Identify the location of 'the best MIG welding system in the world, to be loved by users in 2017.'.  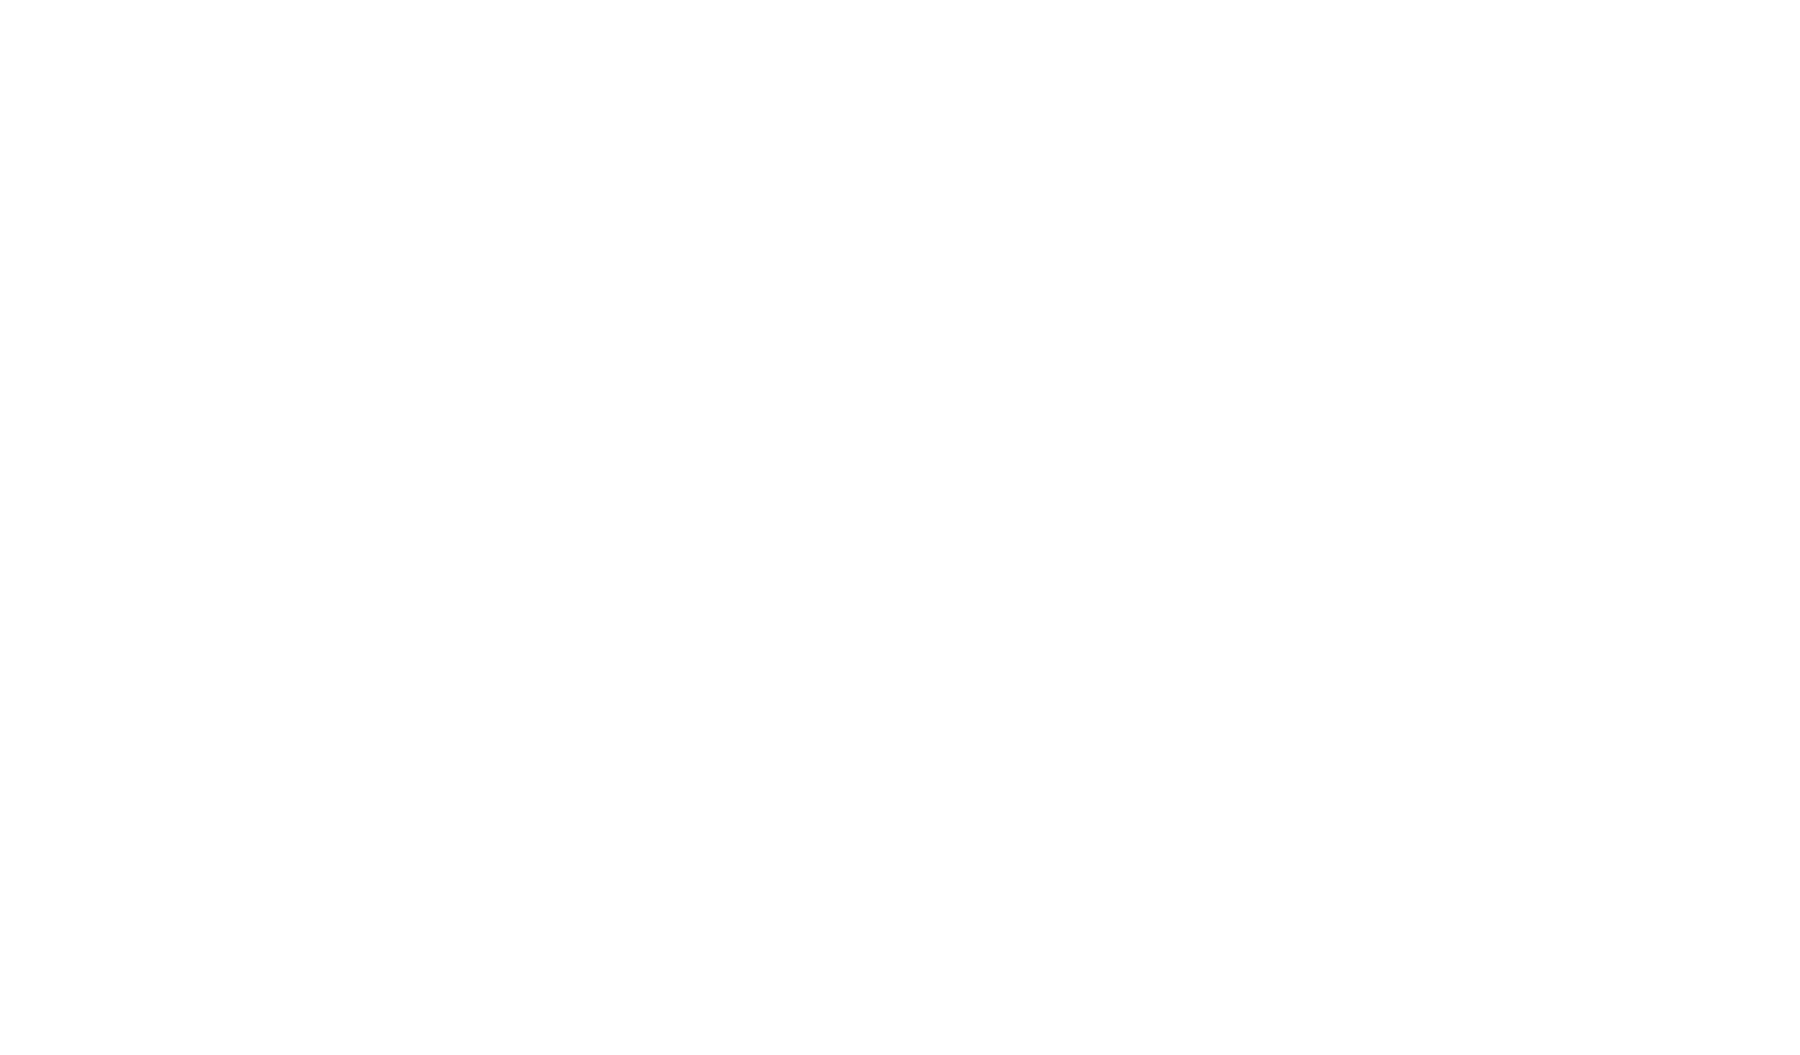
(729, 27).